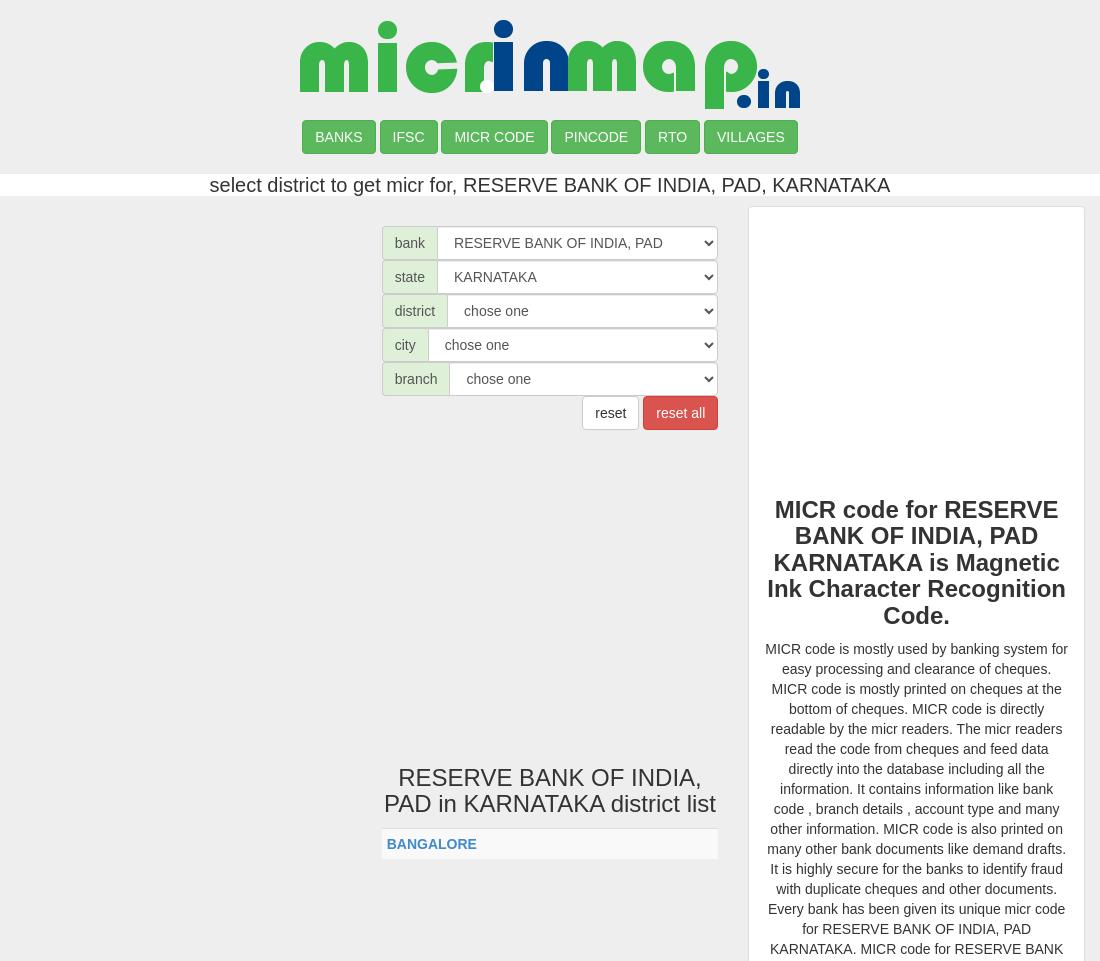 The height and width of the screenshot is (961, 1100). What do you see at coordinates (549, 789) in the screenshot?
I see `'RESERVE BANK OF INDIA, PAD in KARNATAKA district list'` at bounding box center [549, 789].